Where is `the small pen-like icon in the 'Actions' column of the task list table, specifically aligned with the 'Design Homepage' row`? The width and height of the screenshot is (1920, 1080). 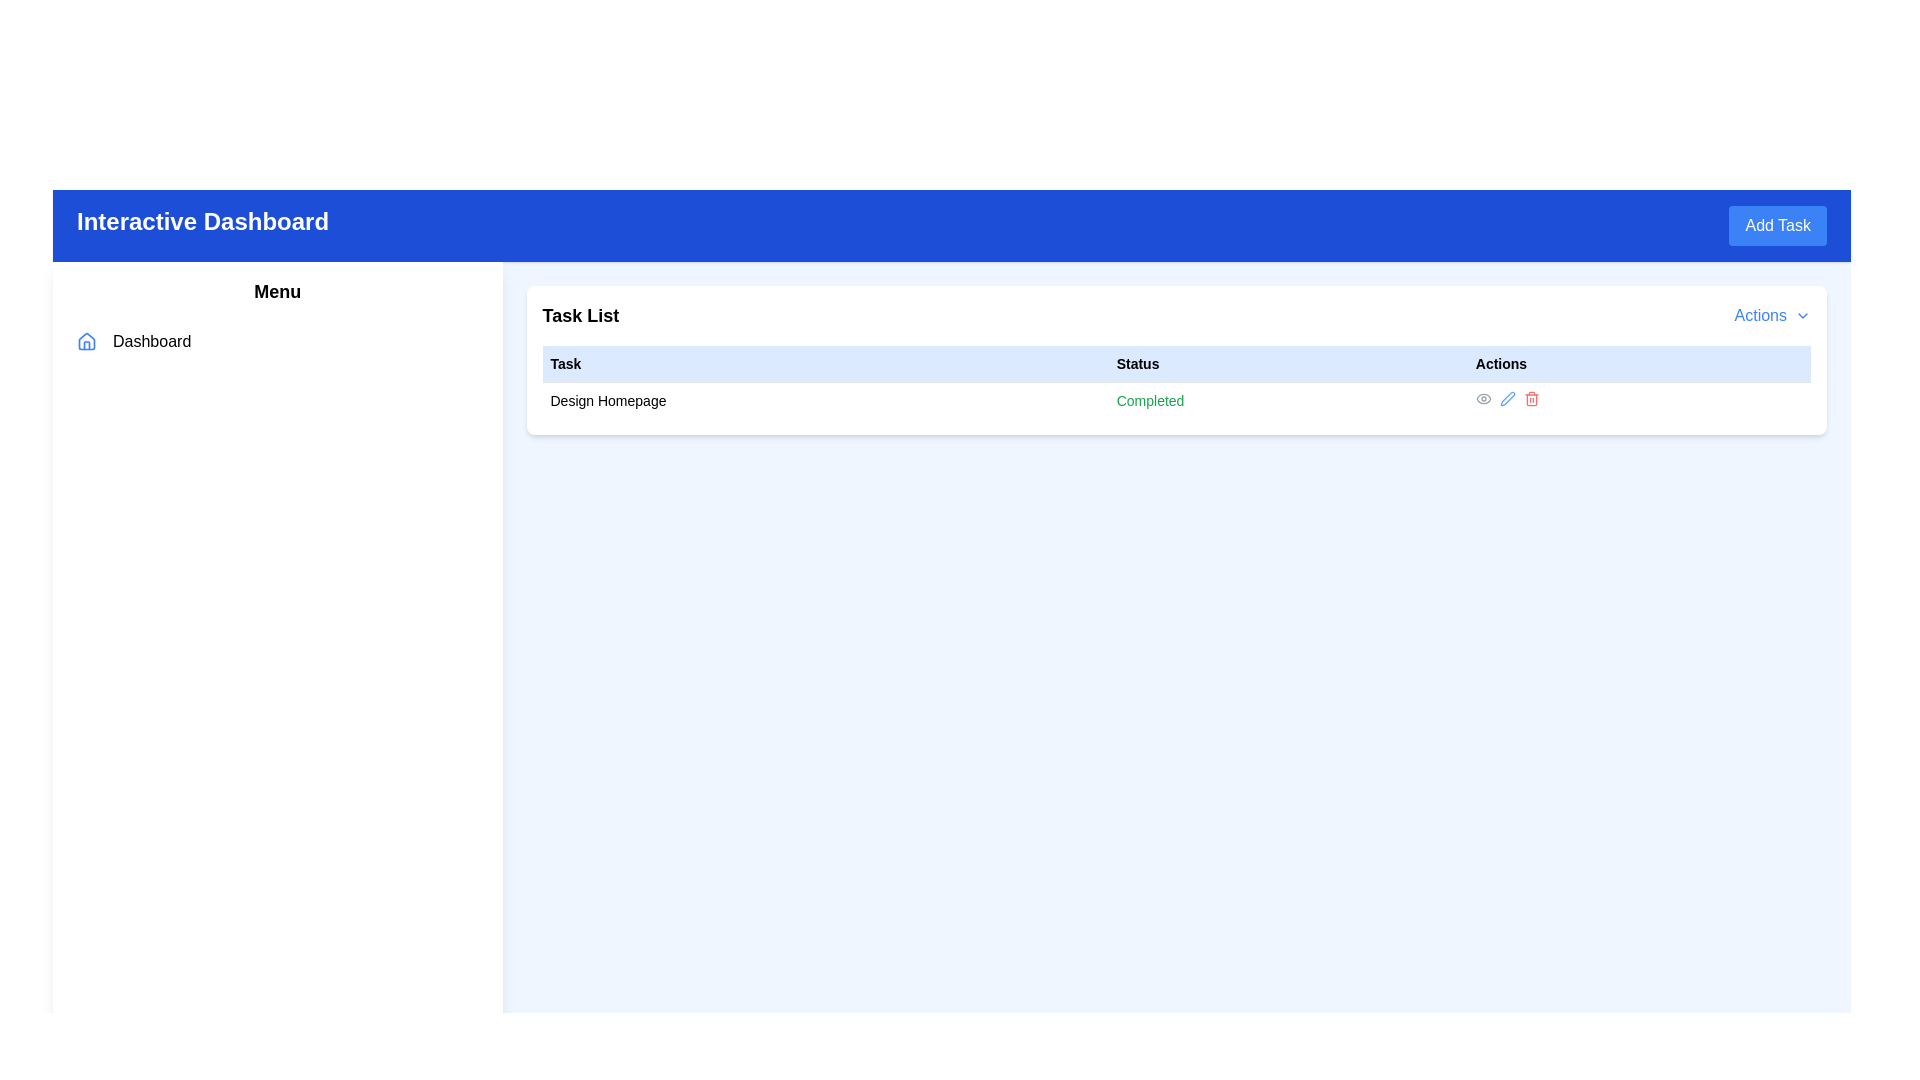 the small pen-like icon in the 'Actions' column of the task list table, specifically aligned with the 'Design Homepage' row is located at coordinates (1507, 398).